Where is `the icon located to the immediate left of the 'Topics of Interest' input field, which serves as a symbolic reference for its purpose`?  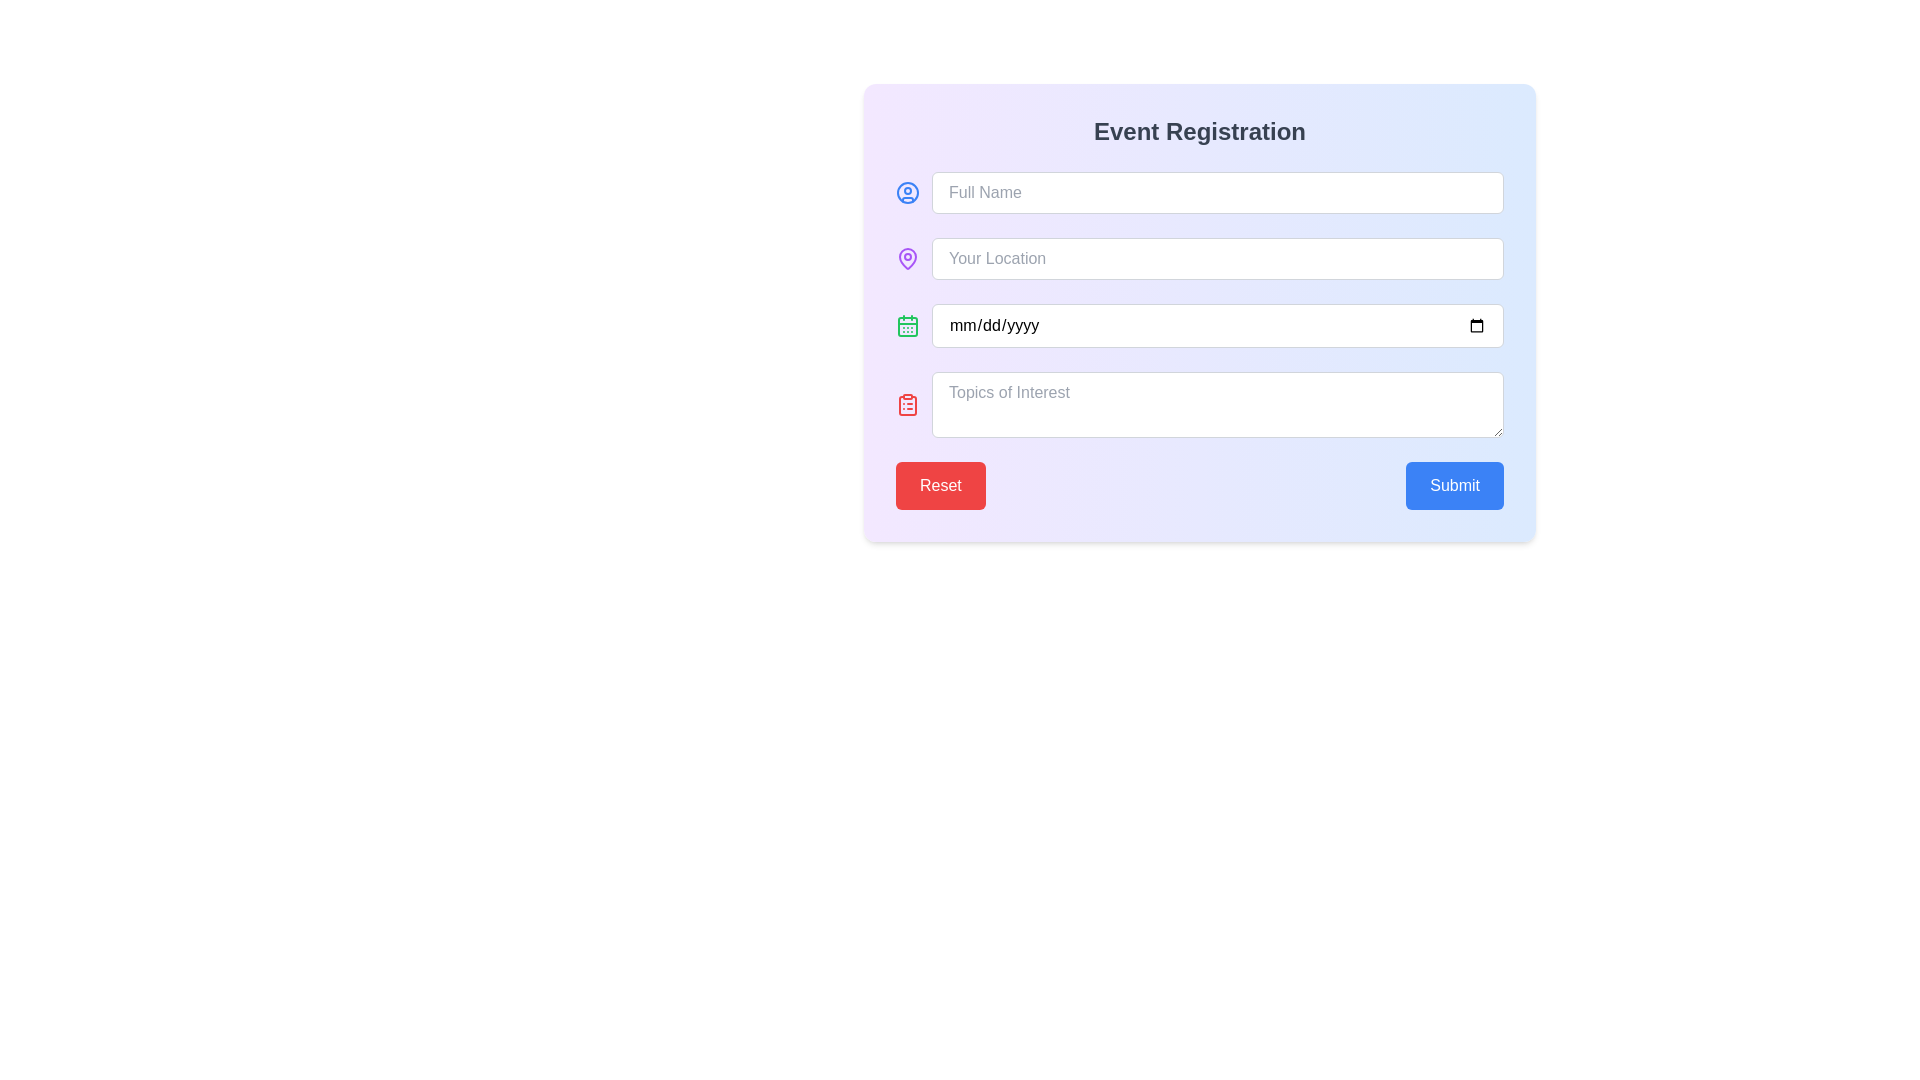
the icon located to the immediate left of the 'Topics of Interest' input field, which serves as a symbolic reference for its purpose is located at coordinates (906, 405).